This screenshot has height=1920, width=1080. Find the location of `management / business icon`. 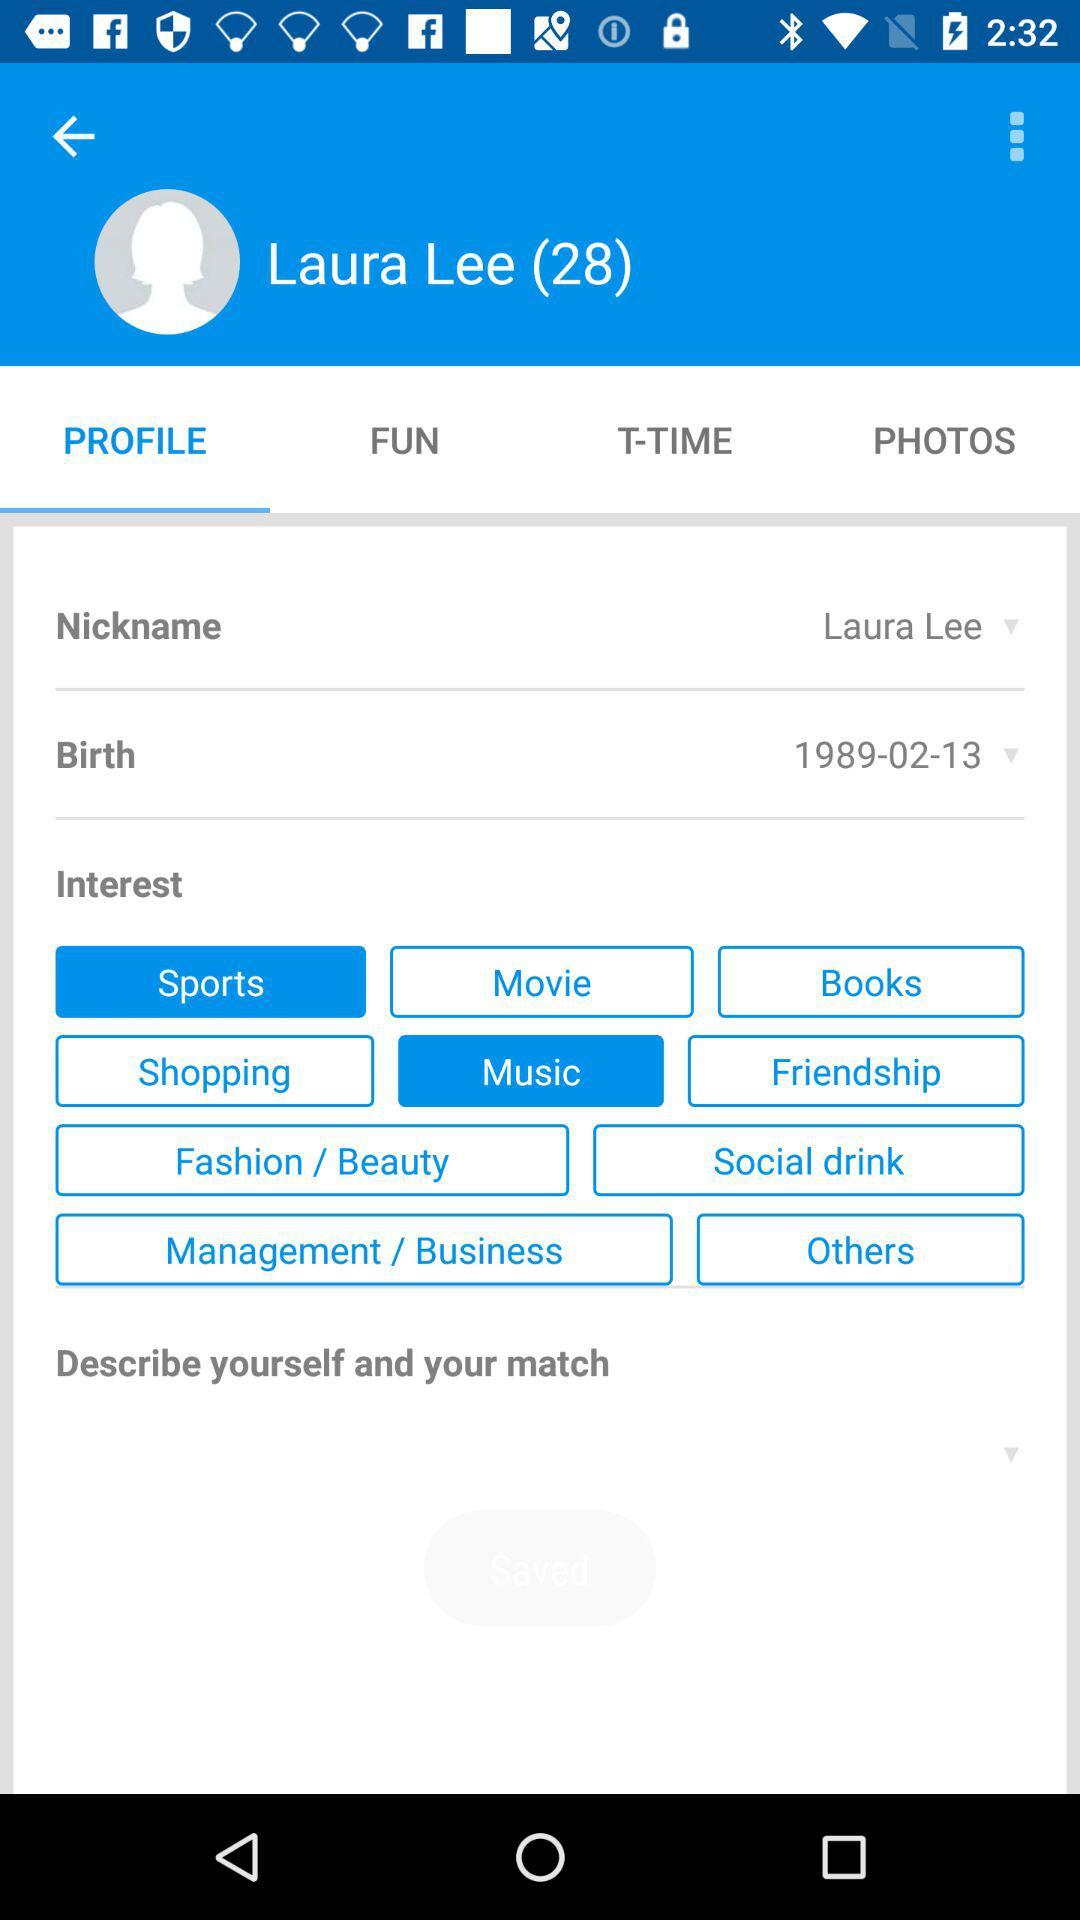

management / business icon is located at coordinates (364, 1248).